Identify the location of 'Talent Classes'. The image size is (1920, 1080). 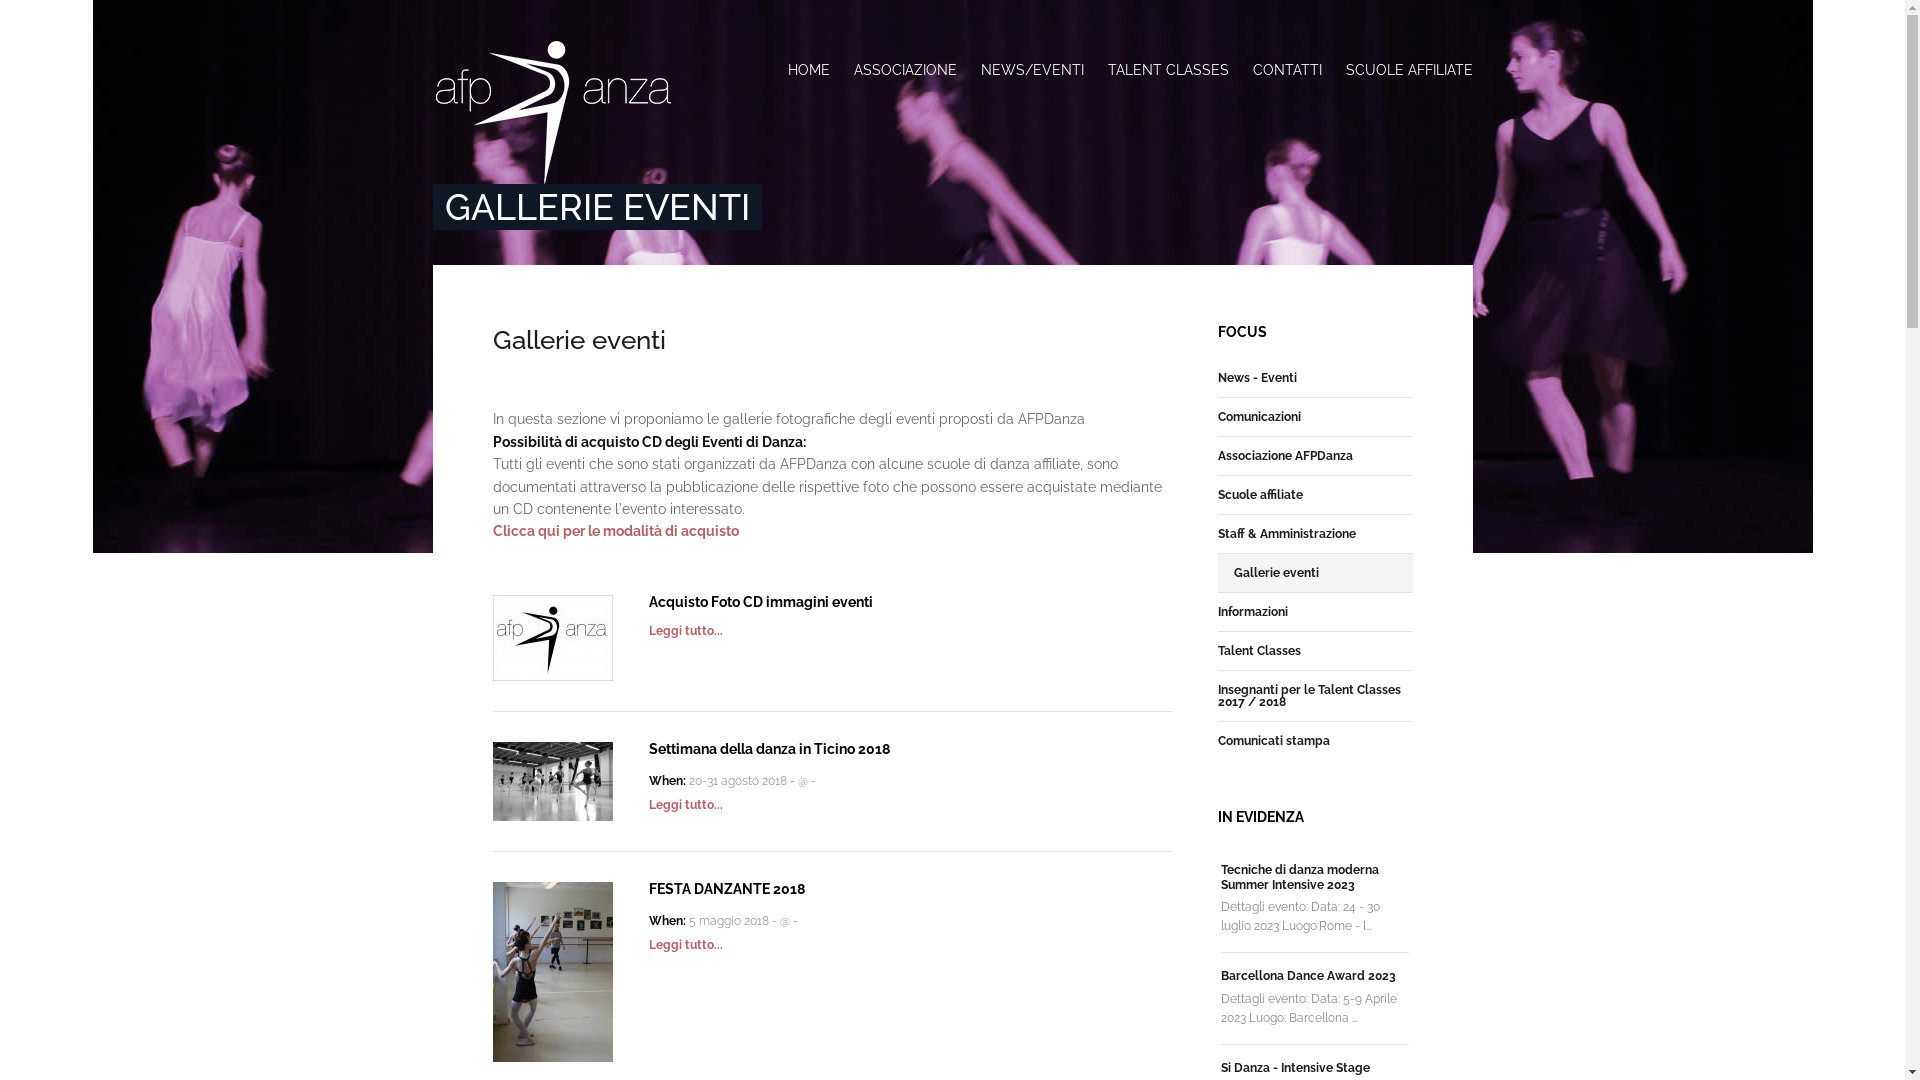
(1258, 651).